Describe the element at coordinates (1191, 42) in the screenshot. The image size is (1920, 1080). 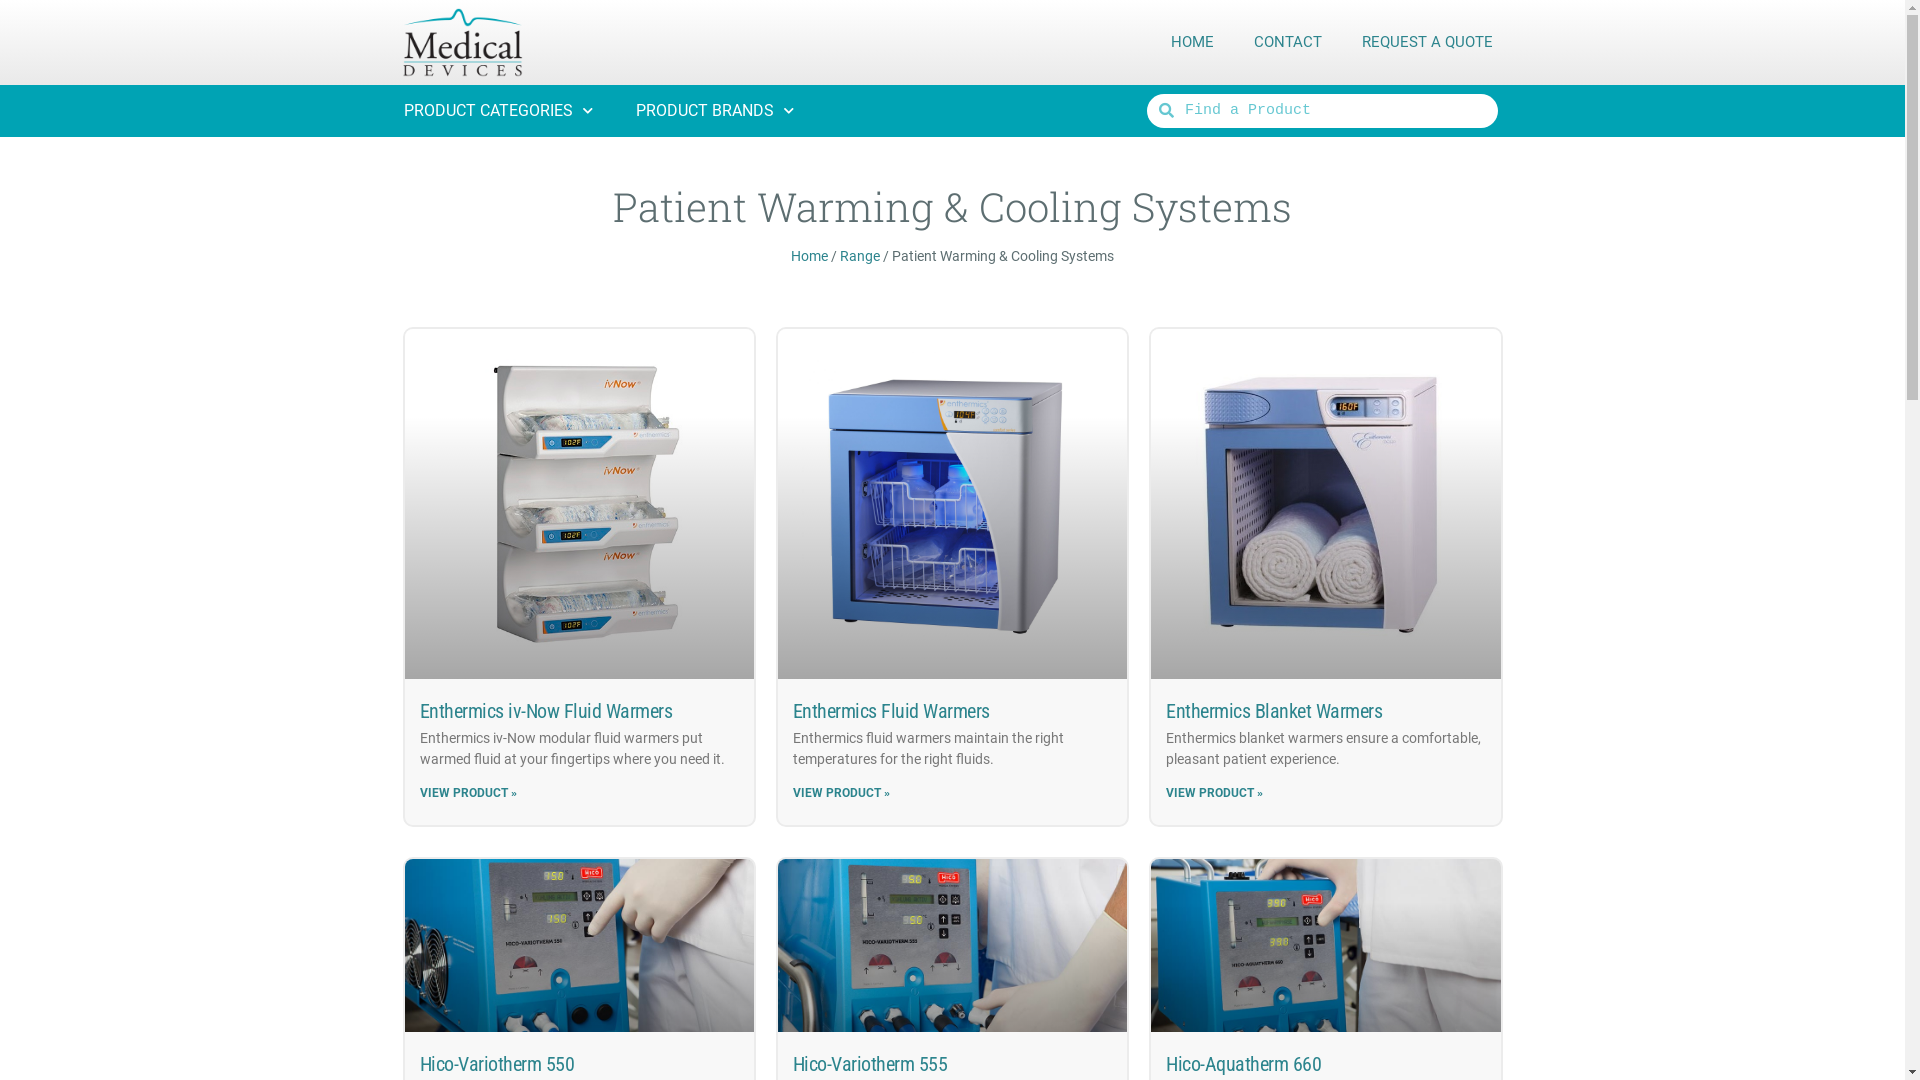
I see `'HOME'` at that location.